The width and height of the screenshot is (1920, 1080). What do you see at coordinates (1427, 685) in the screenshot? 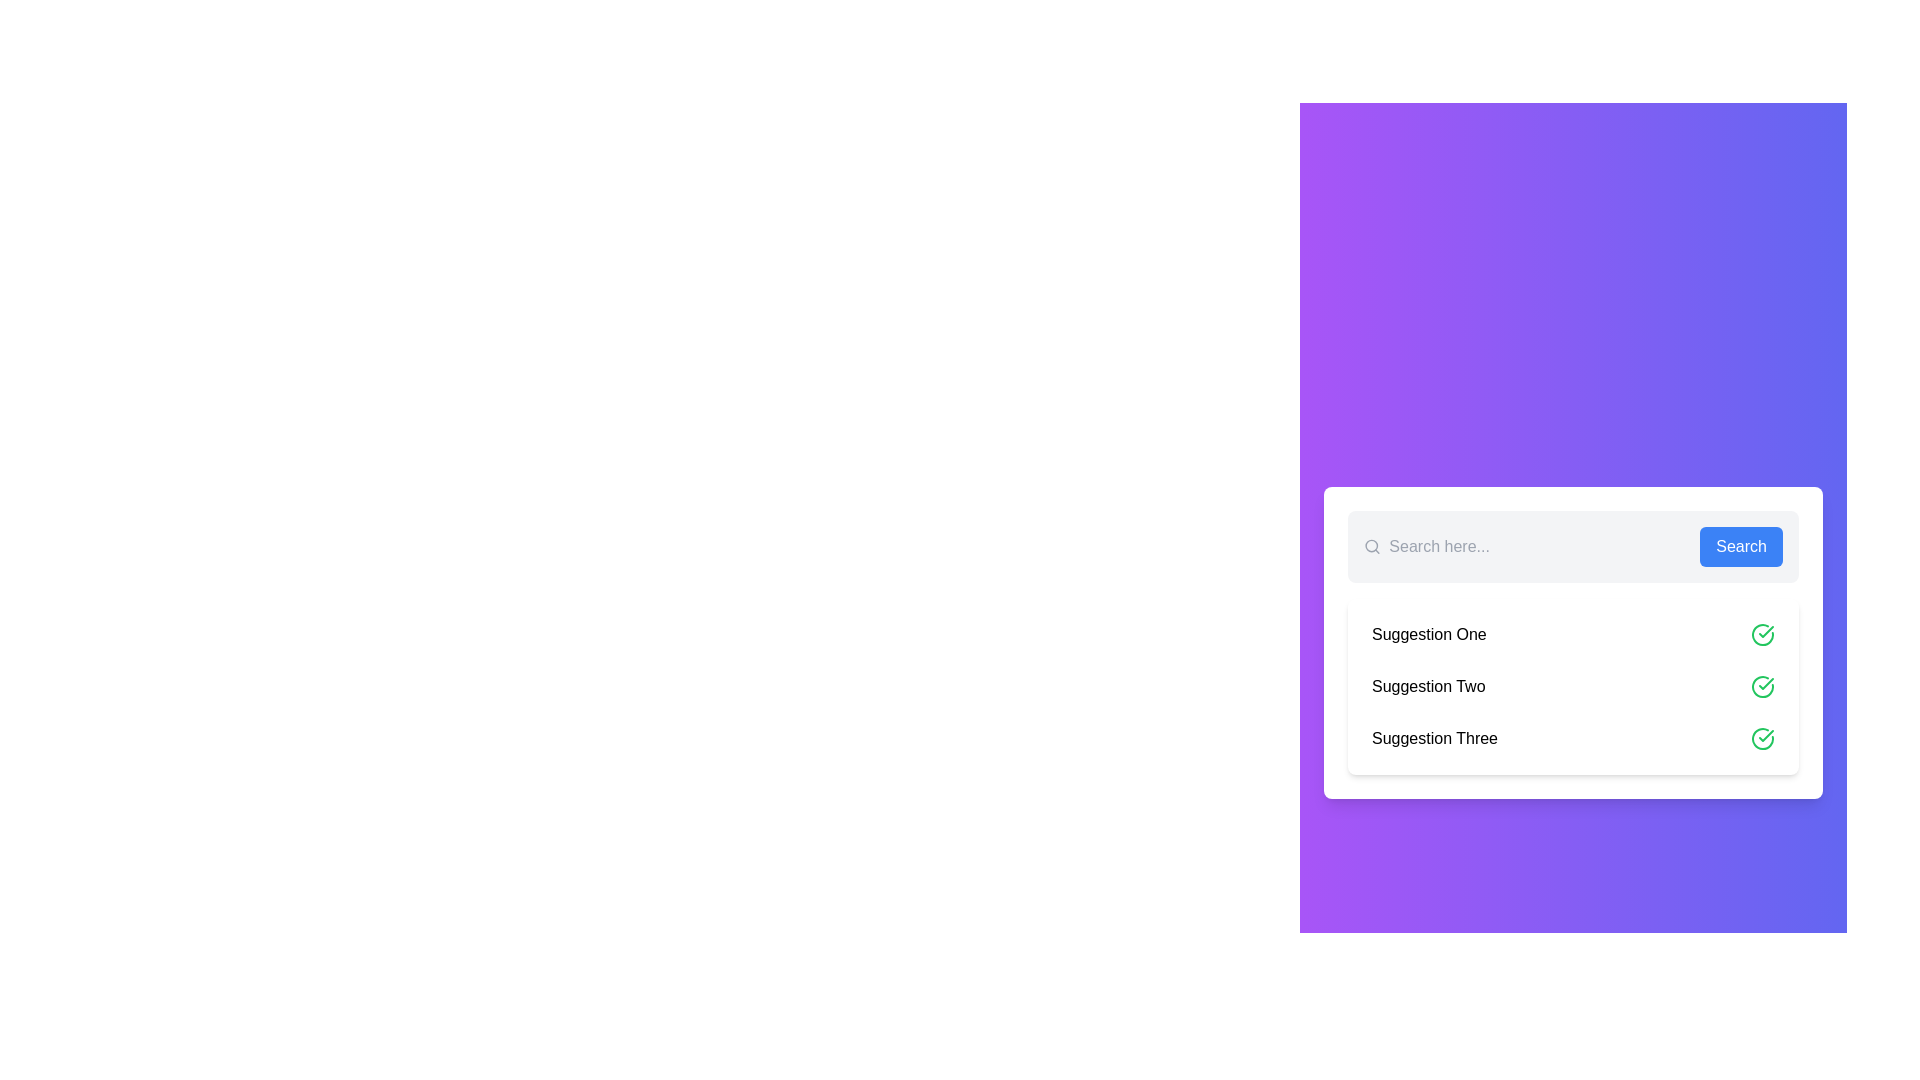
I see `the text label displaying 'Suggestion Two'` at bounding box center [1427, 685].